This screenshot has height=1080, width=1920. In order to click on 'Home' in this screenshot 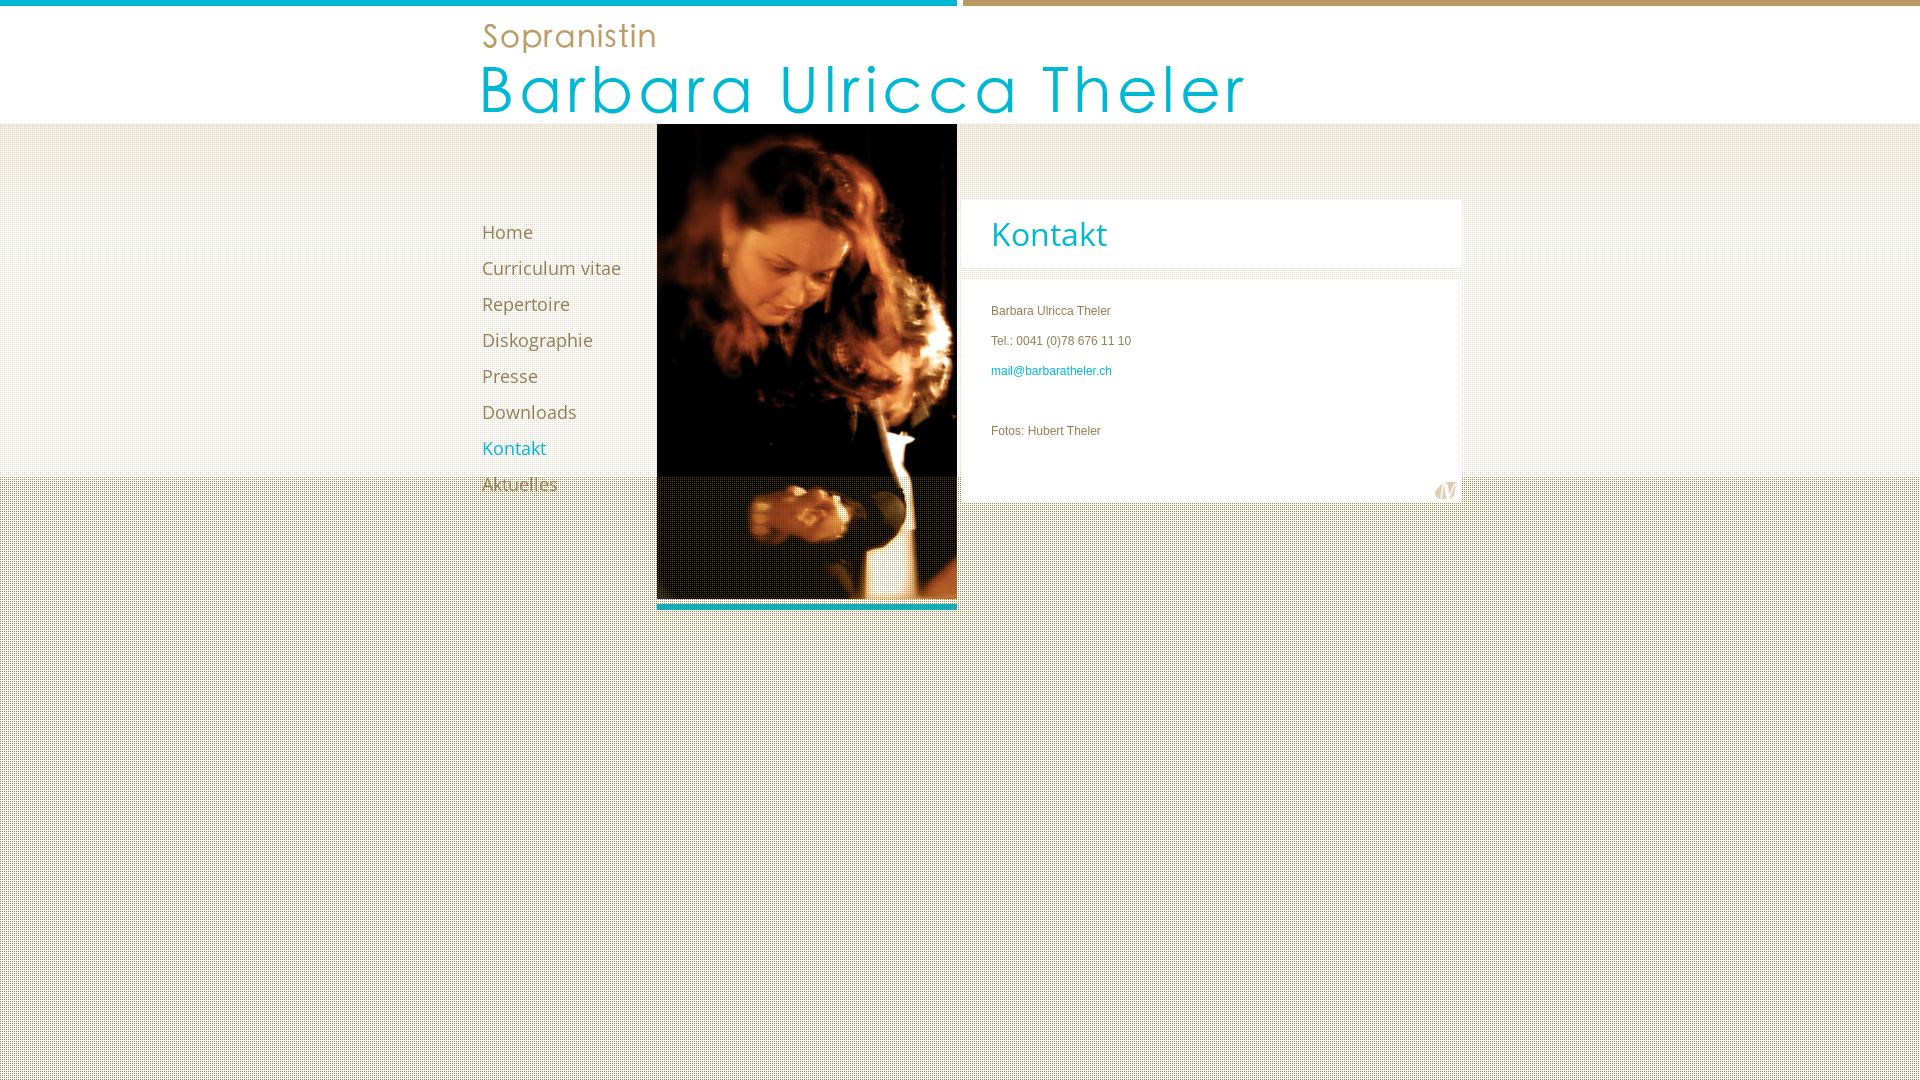, I will do `click(568, 230)`.